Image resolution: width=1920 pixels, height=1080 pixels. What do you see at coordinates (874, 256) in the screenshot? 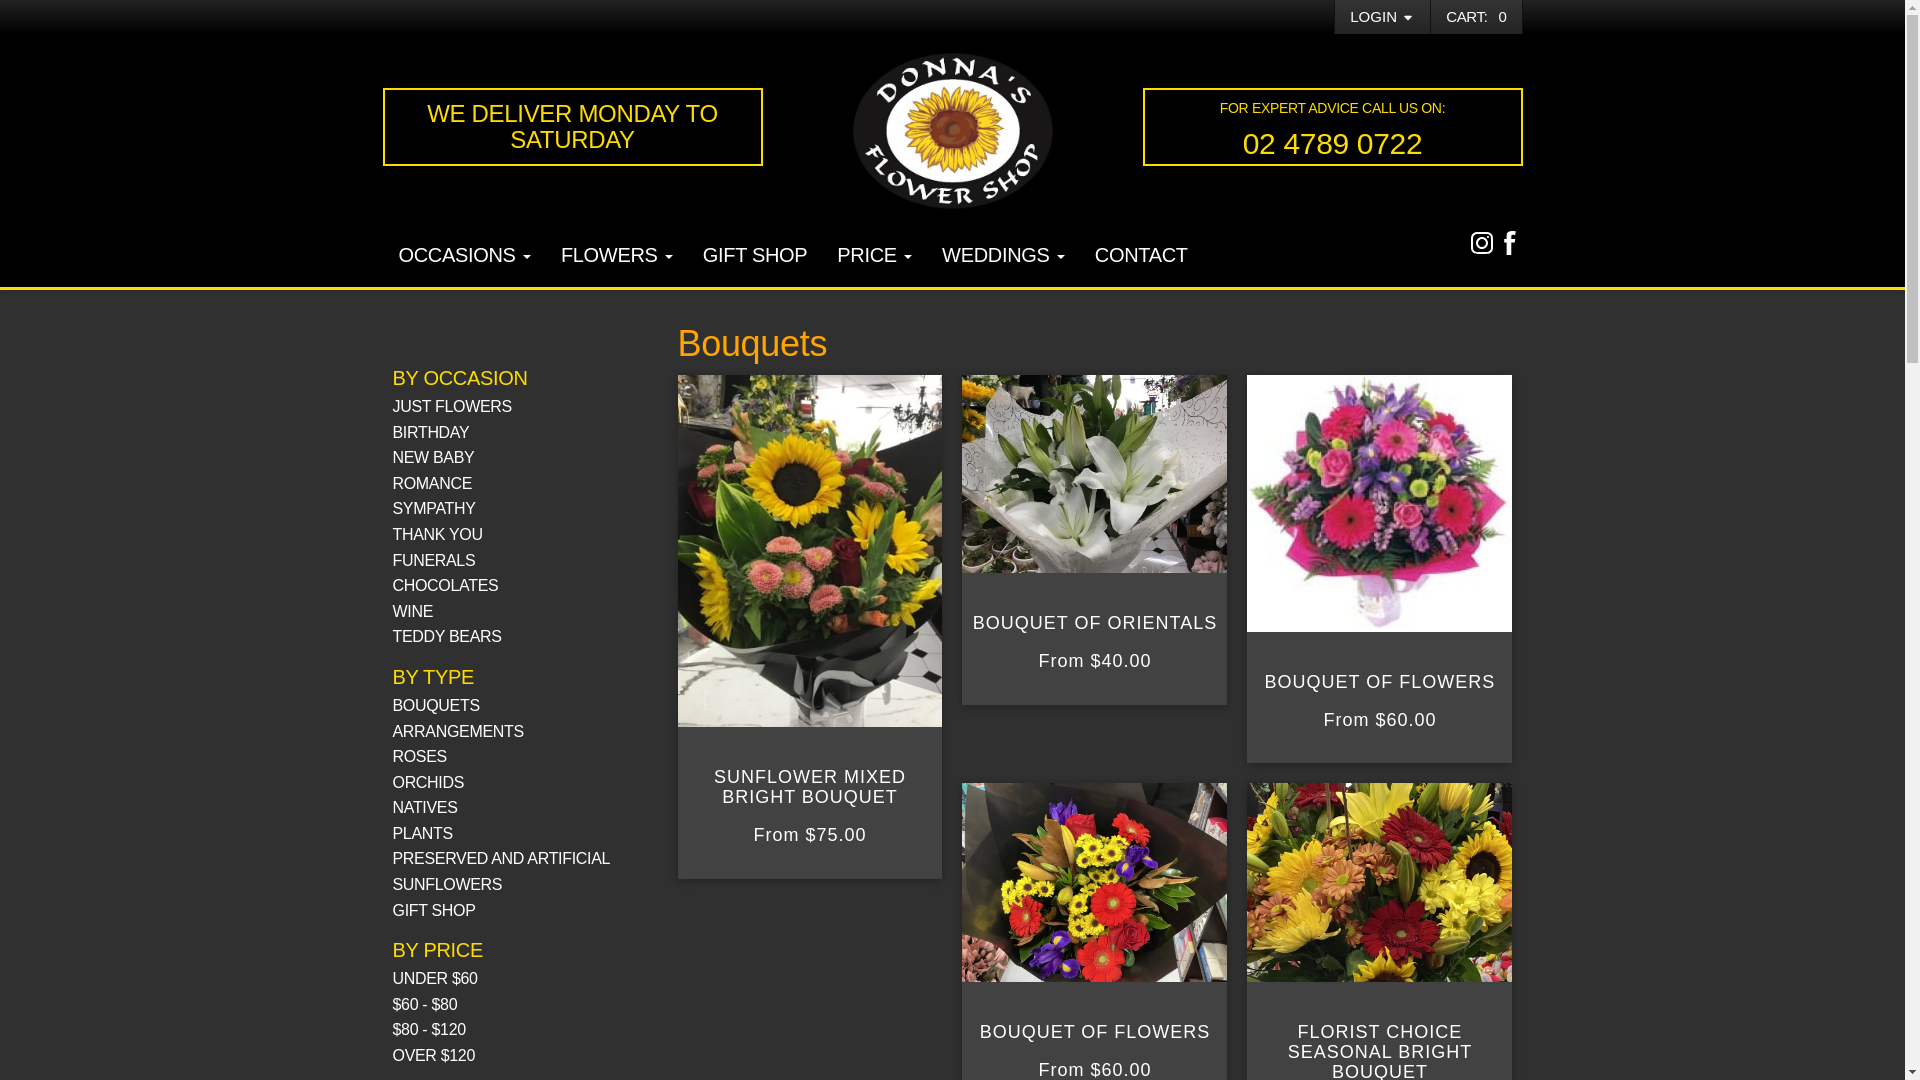
I see `'PRICE'` at bounding box center [874, 256].